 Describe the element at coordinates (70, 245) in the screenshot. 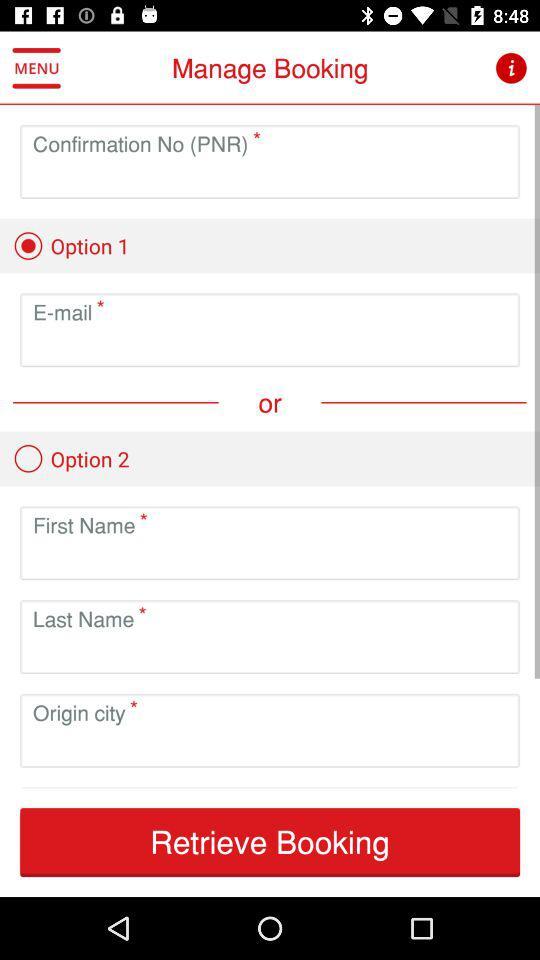

I see `icon above the e-mail` at that location.